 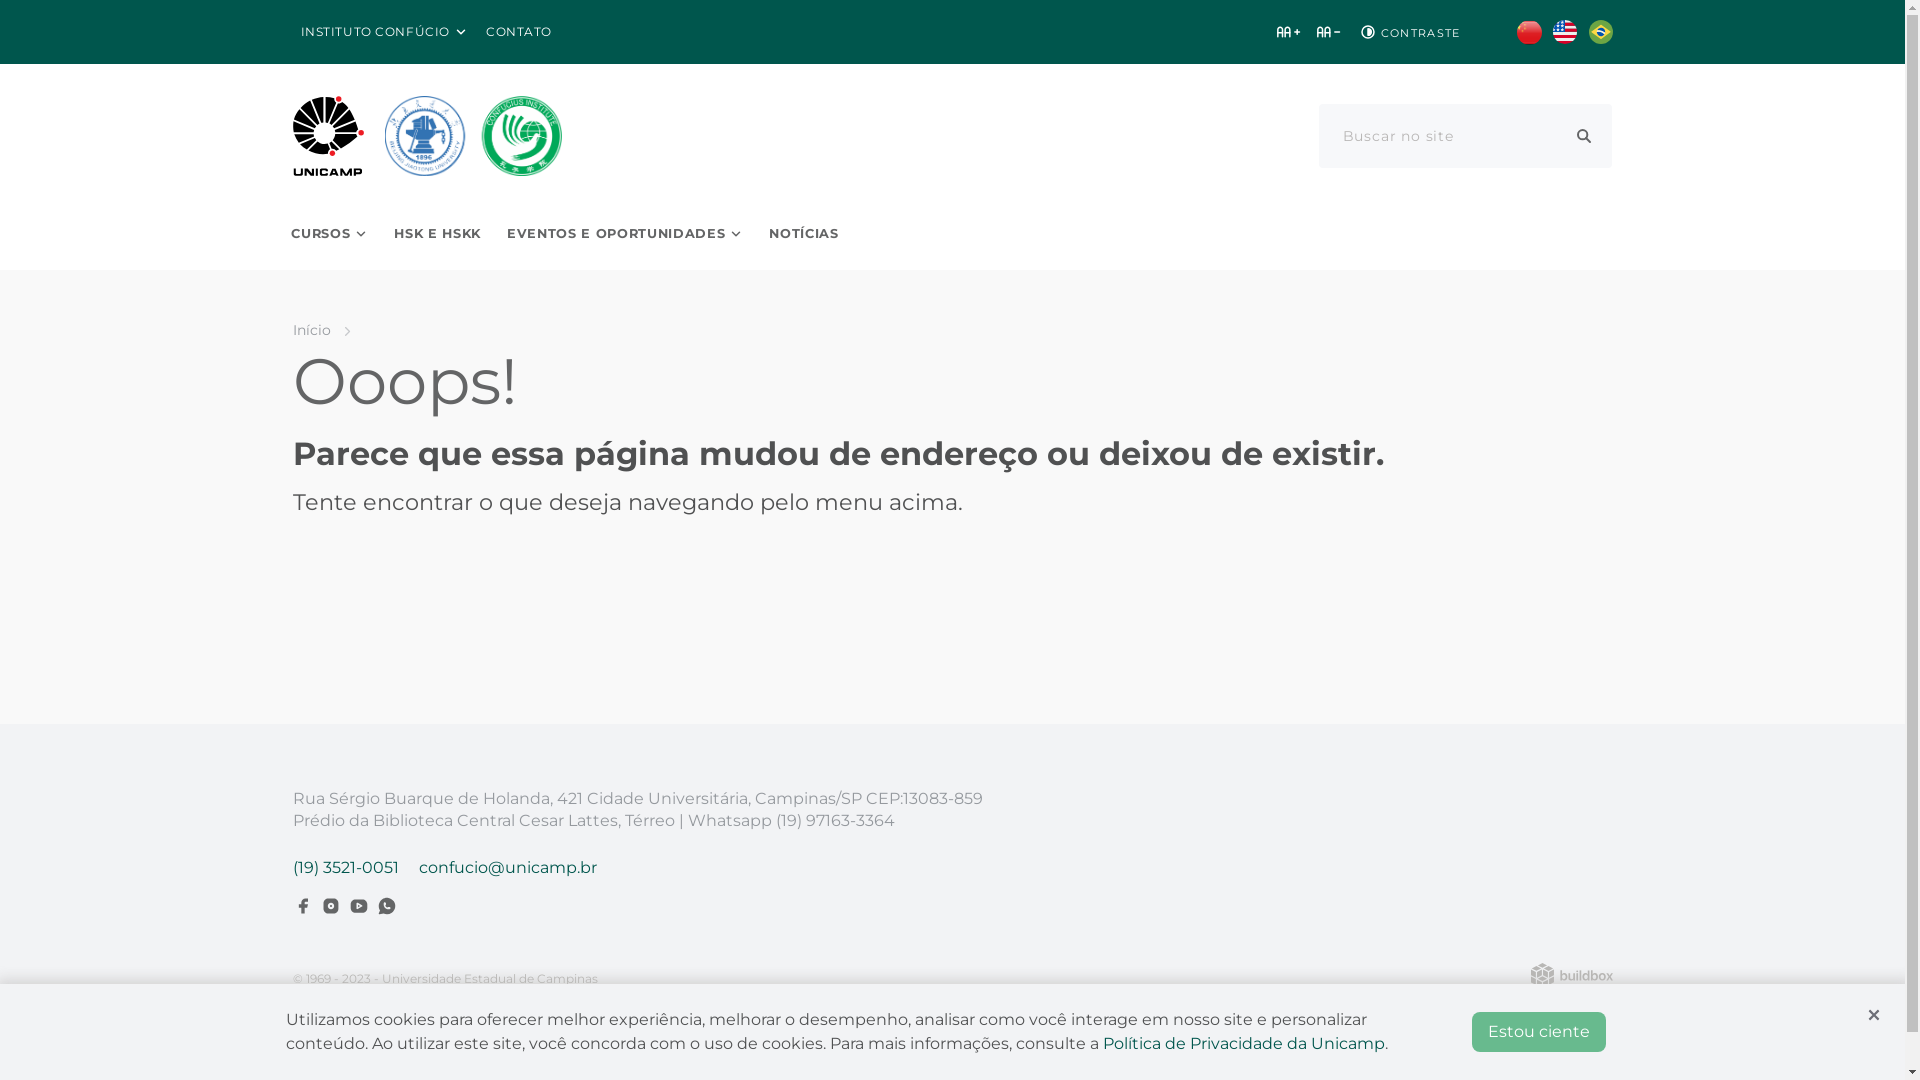 What do you see at coordinates (1583, 135) in the screenshot?
I see `'Buscar'` at bounding box center [1583, 135].